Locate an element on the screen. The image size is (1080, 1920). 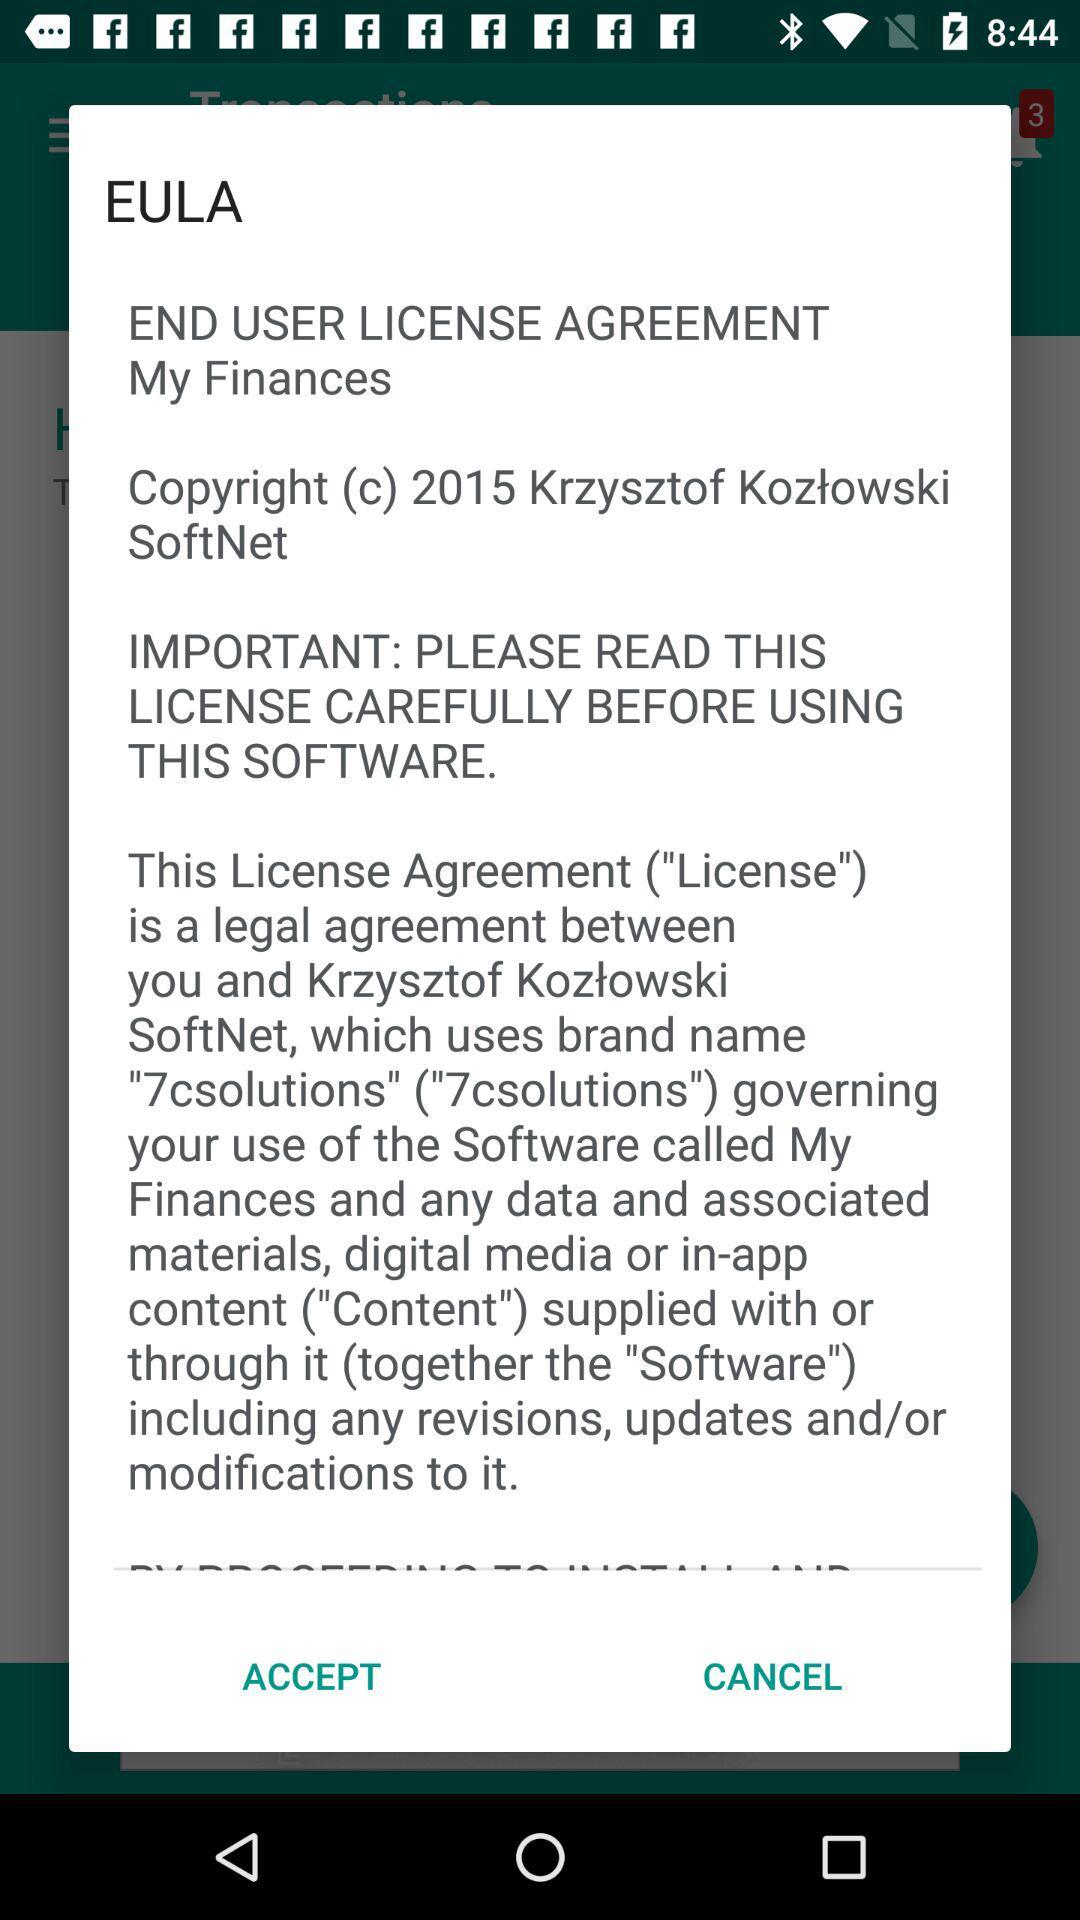
icon at the bottom right corner is located at coordinates (771, 1675).